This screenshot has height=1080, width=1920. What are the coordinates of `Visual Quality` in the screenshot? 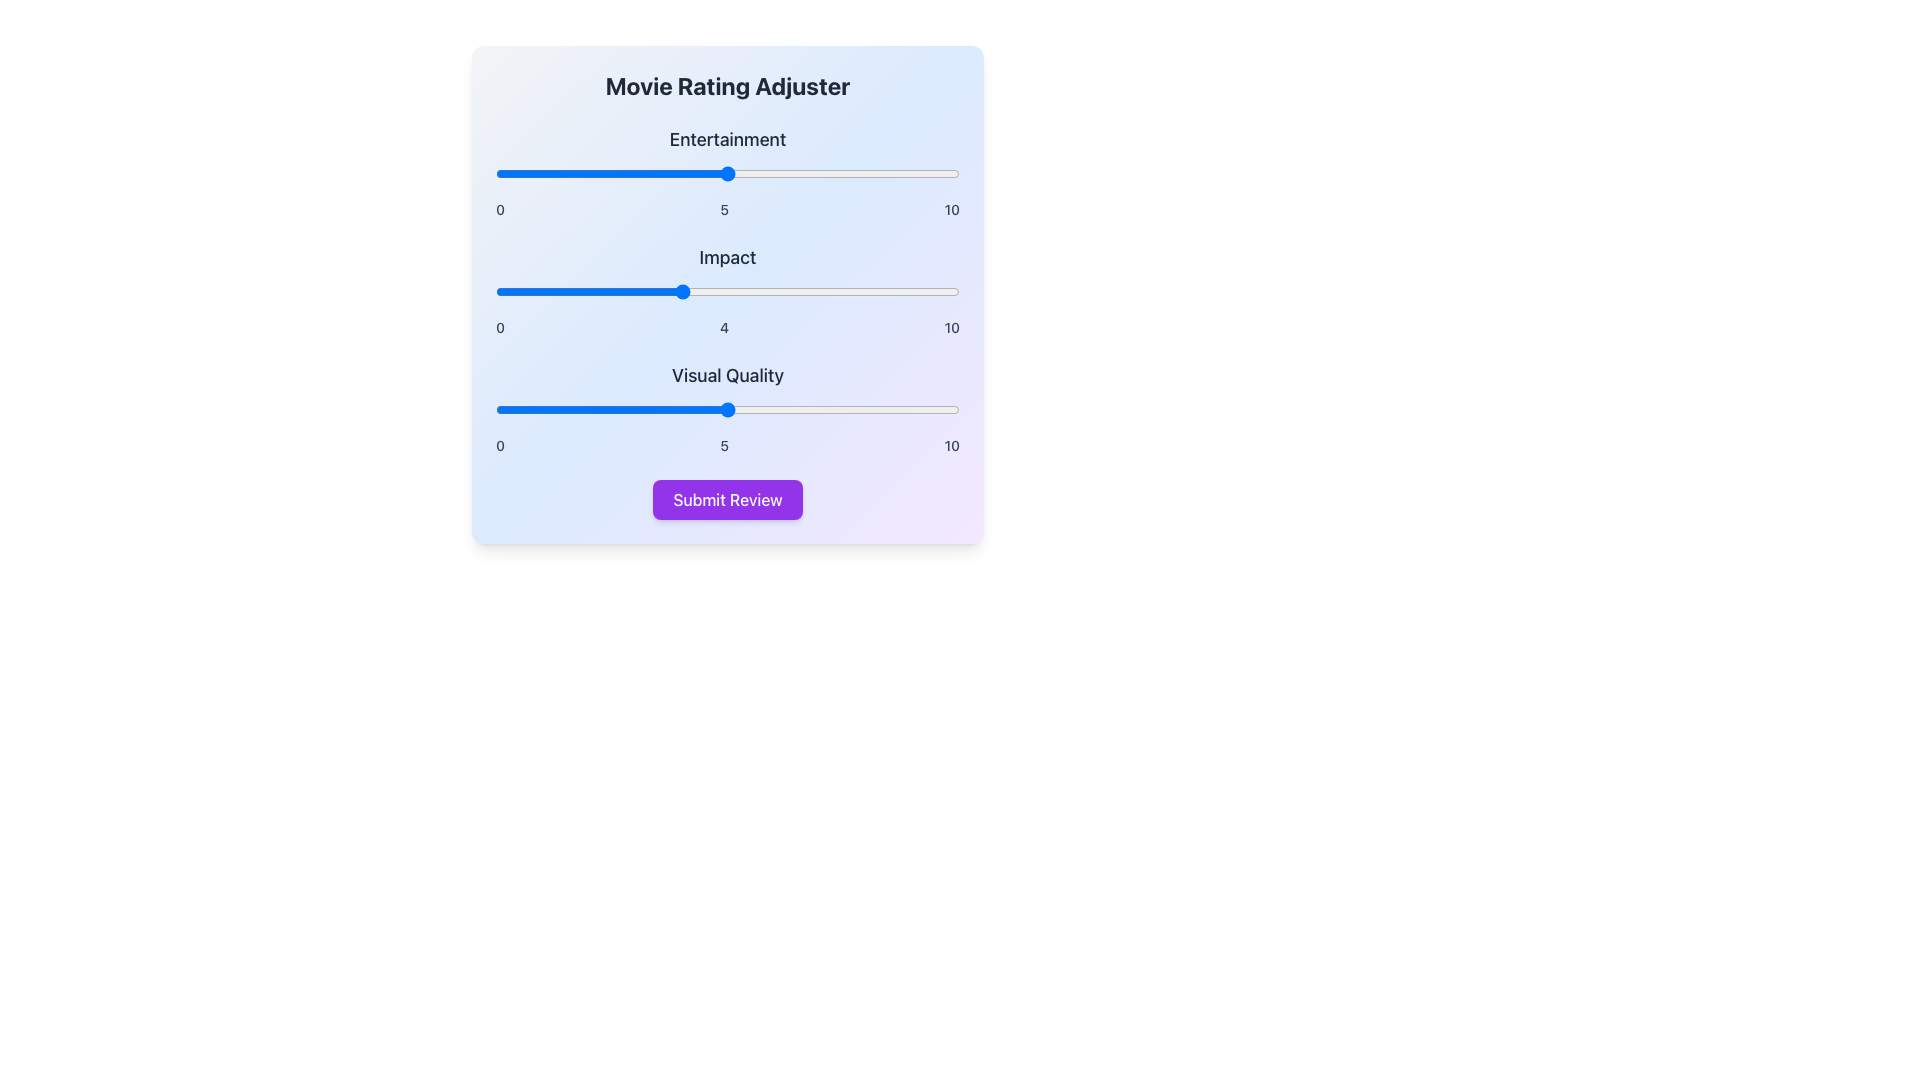 It's located at (587, 408).